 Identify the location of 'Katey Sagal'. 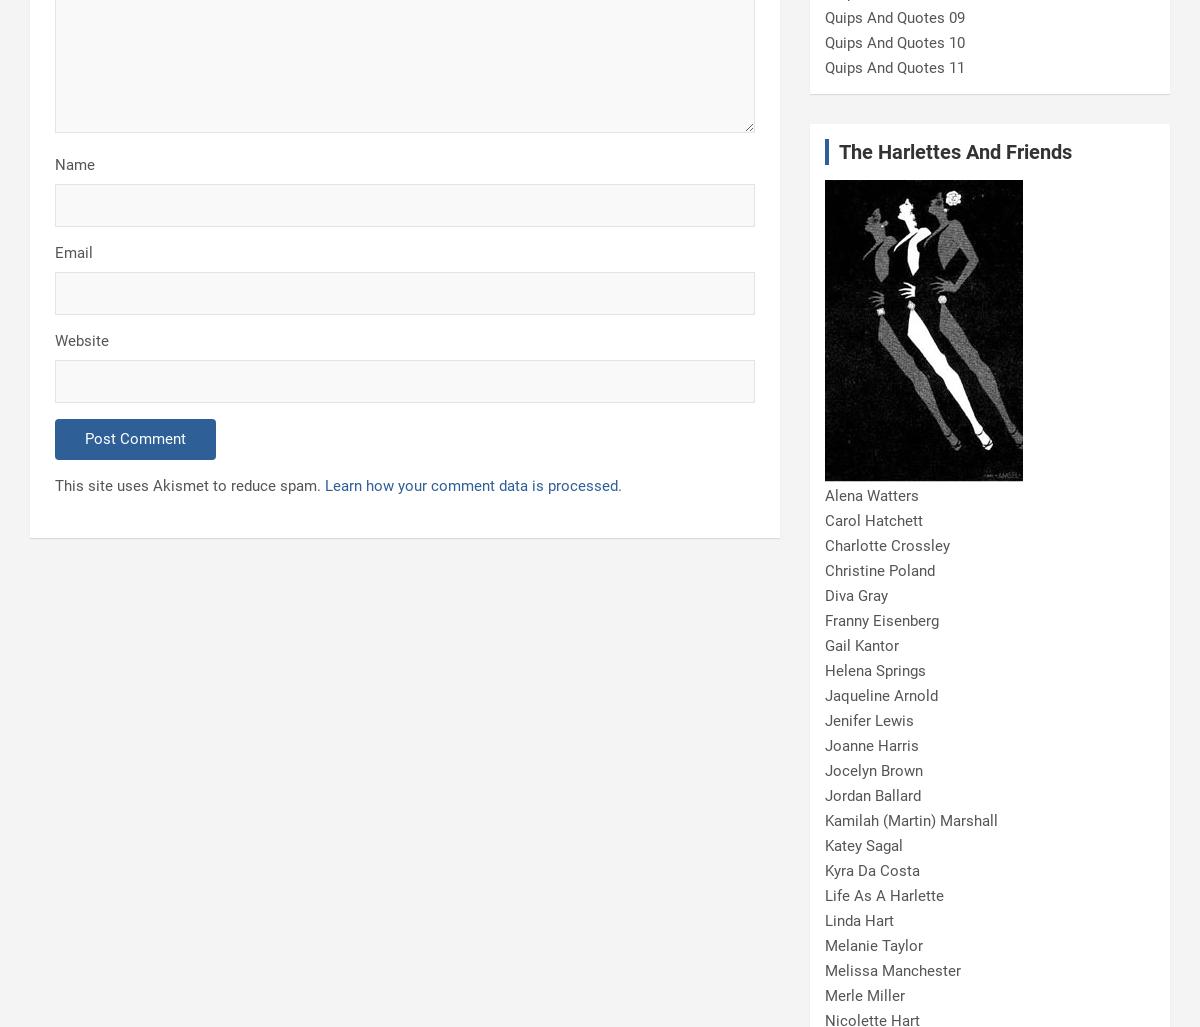
(863, 846).